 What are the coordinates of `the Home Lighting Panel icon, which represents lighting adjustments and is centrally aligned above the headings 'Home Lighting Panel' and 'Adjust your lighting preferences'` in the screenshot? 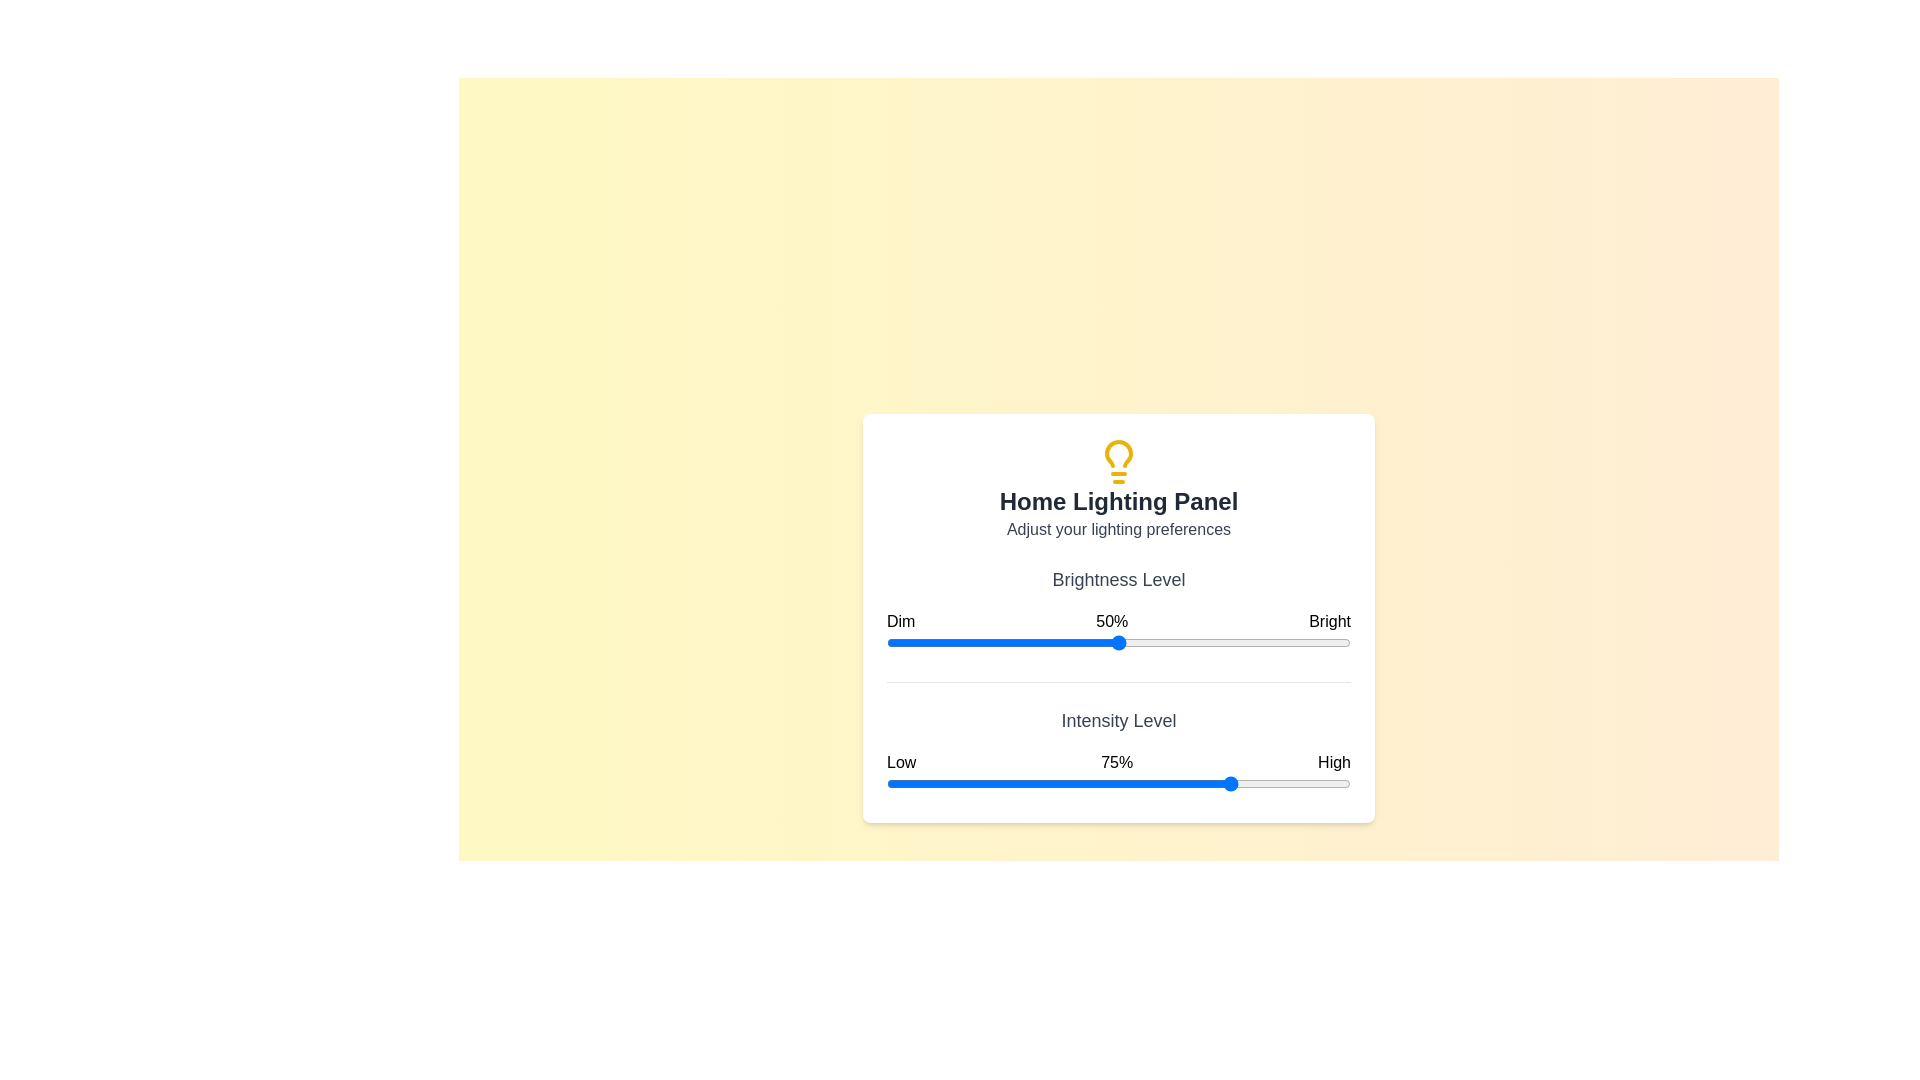 It's located at (1117, 461).